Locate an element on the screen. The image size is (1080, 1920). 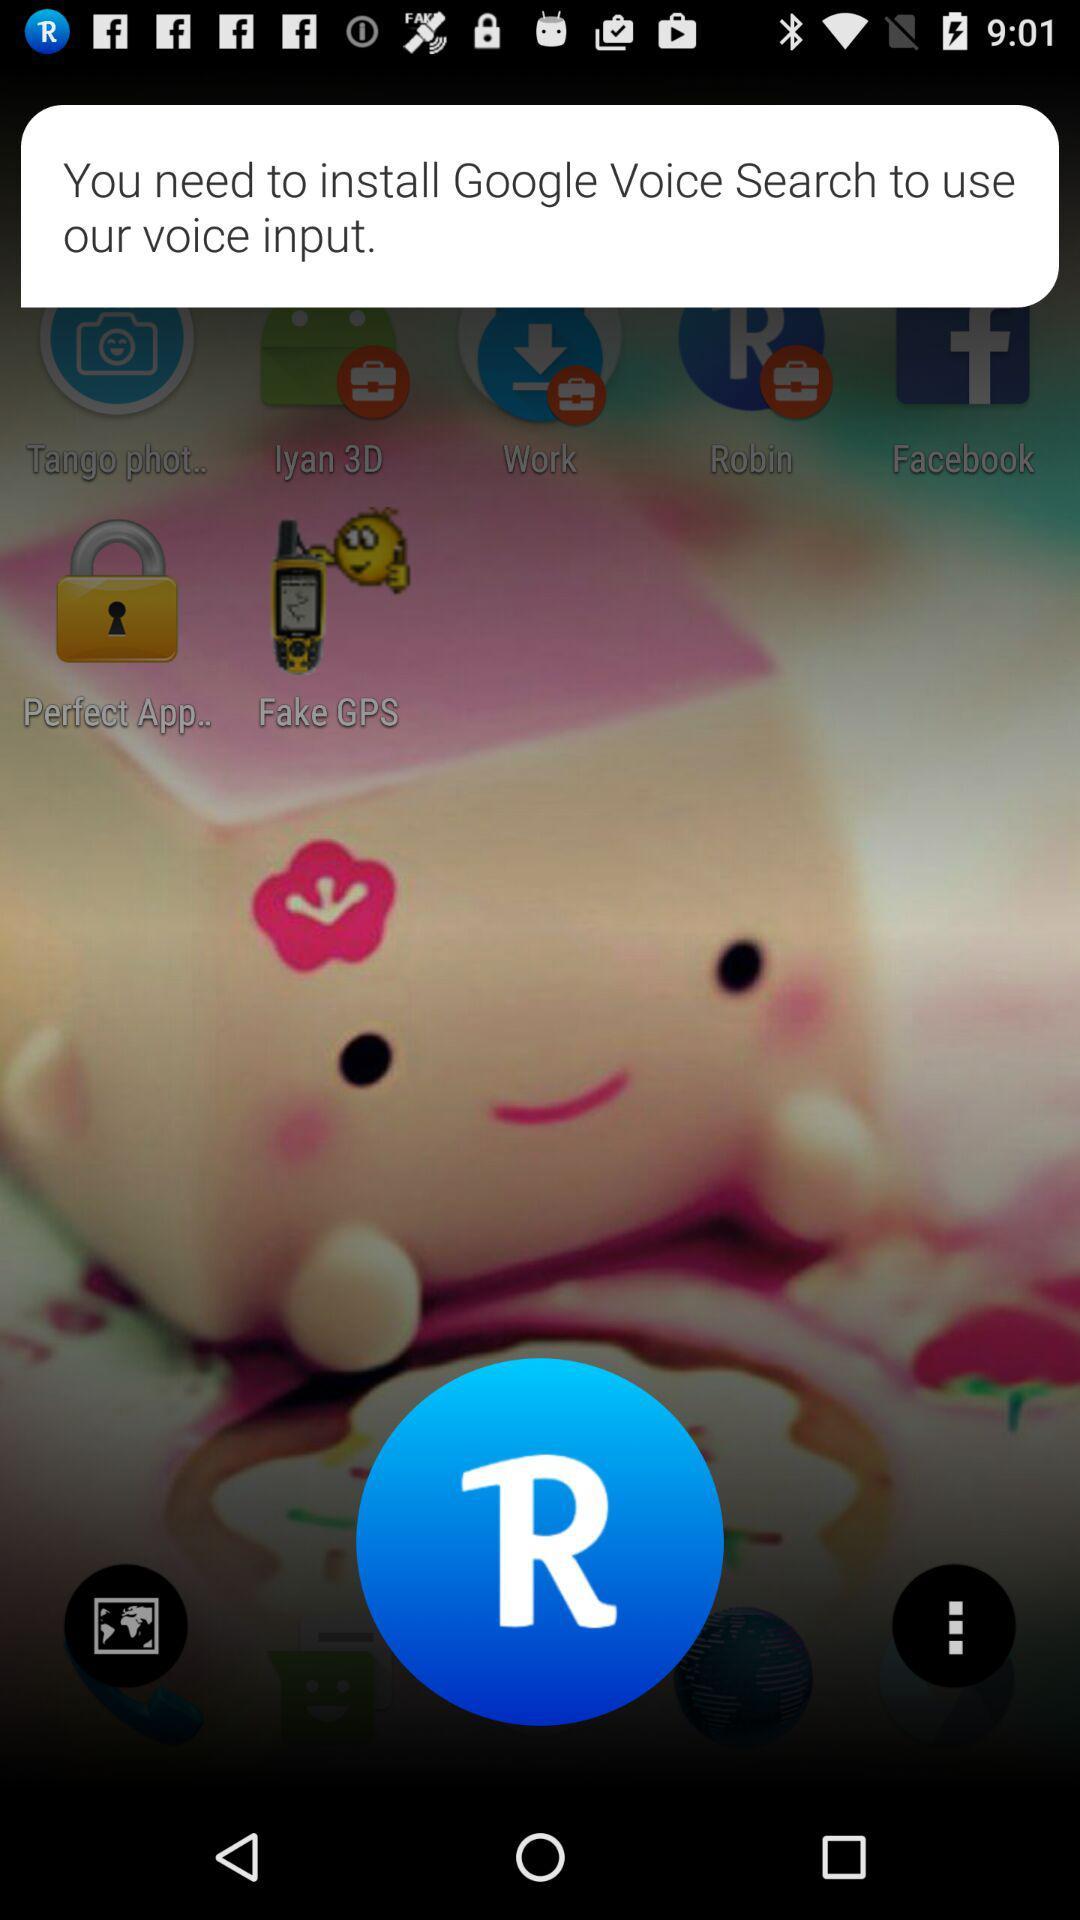
more info button is located at coordinates (952, 1626).